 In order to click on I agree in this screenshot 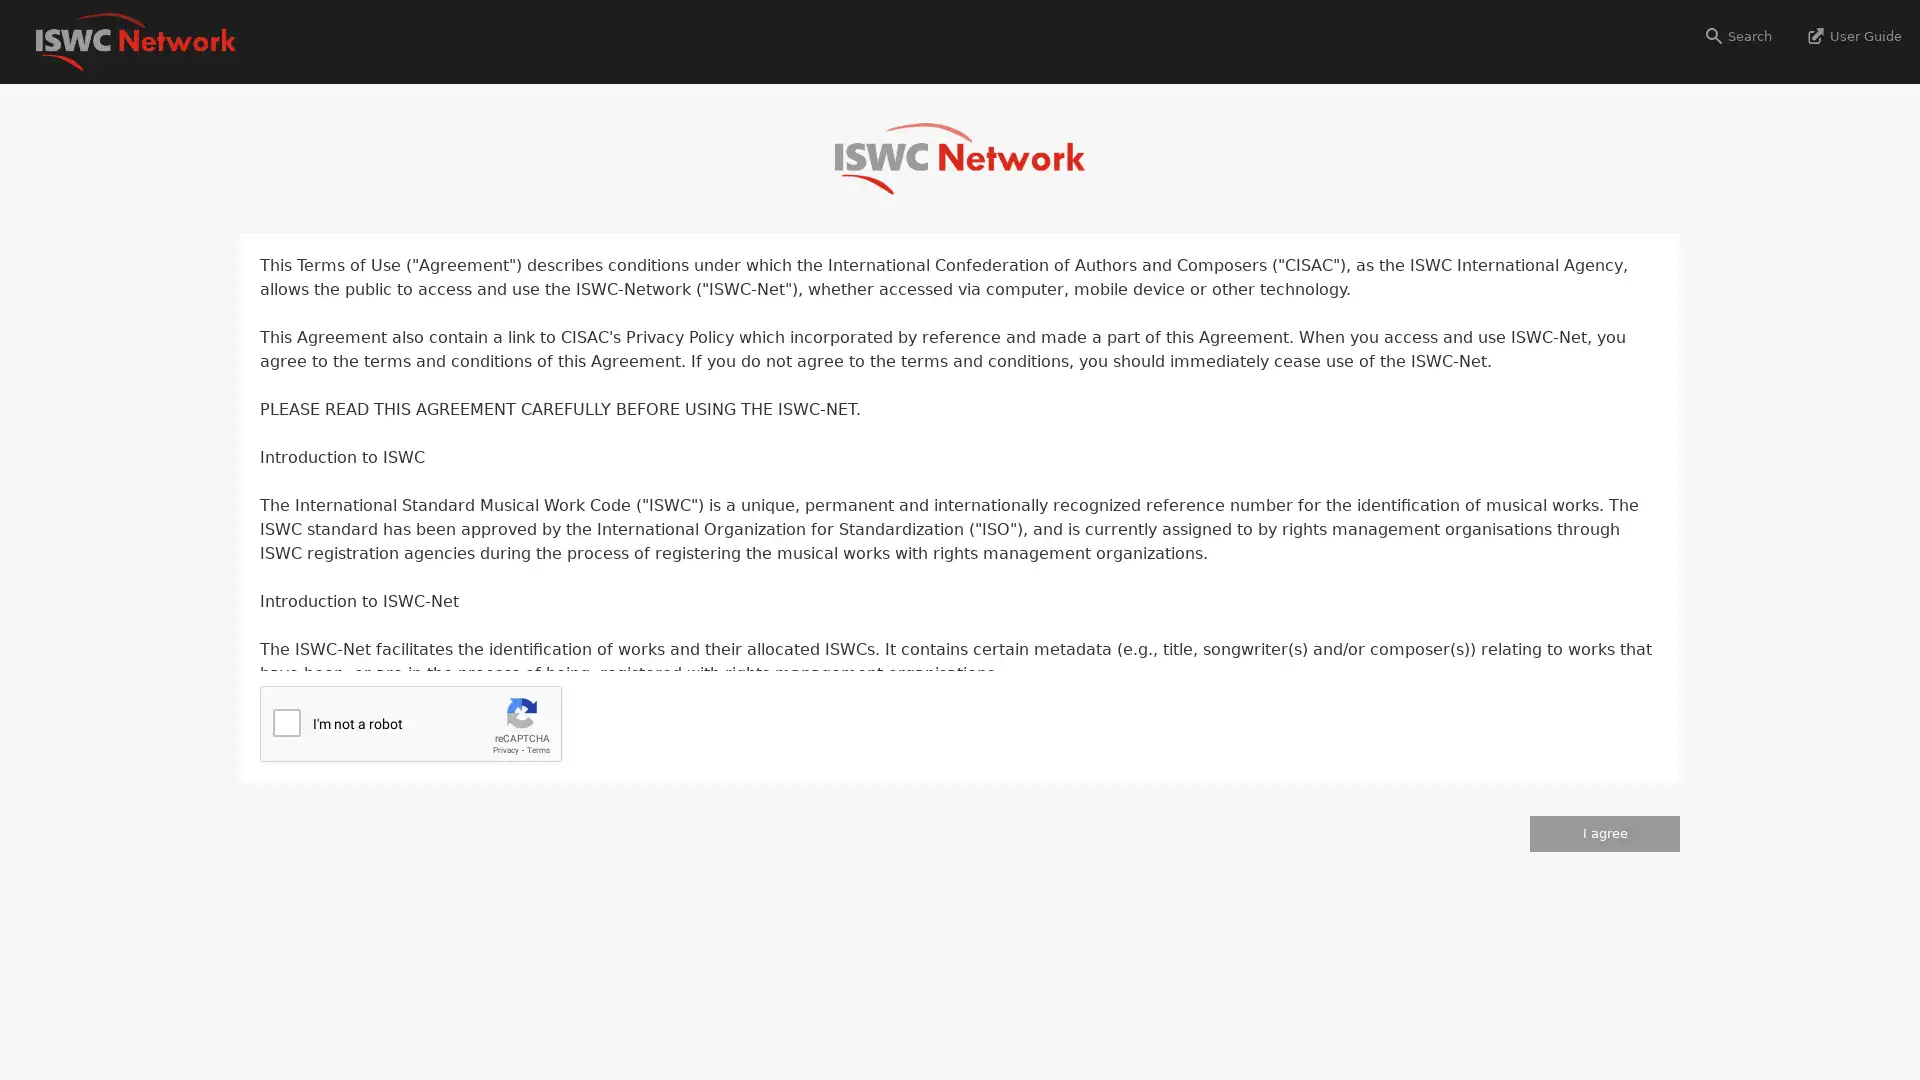, I will do `click(1604, 833)`.